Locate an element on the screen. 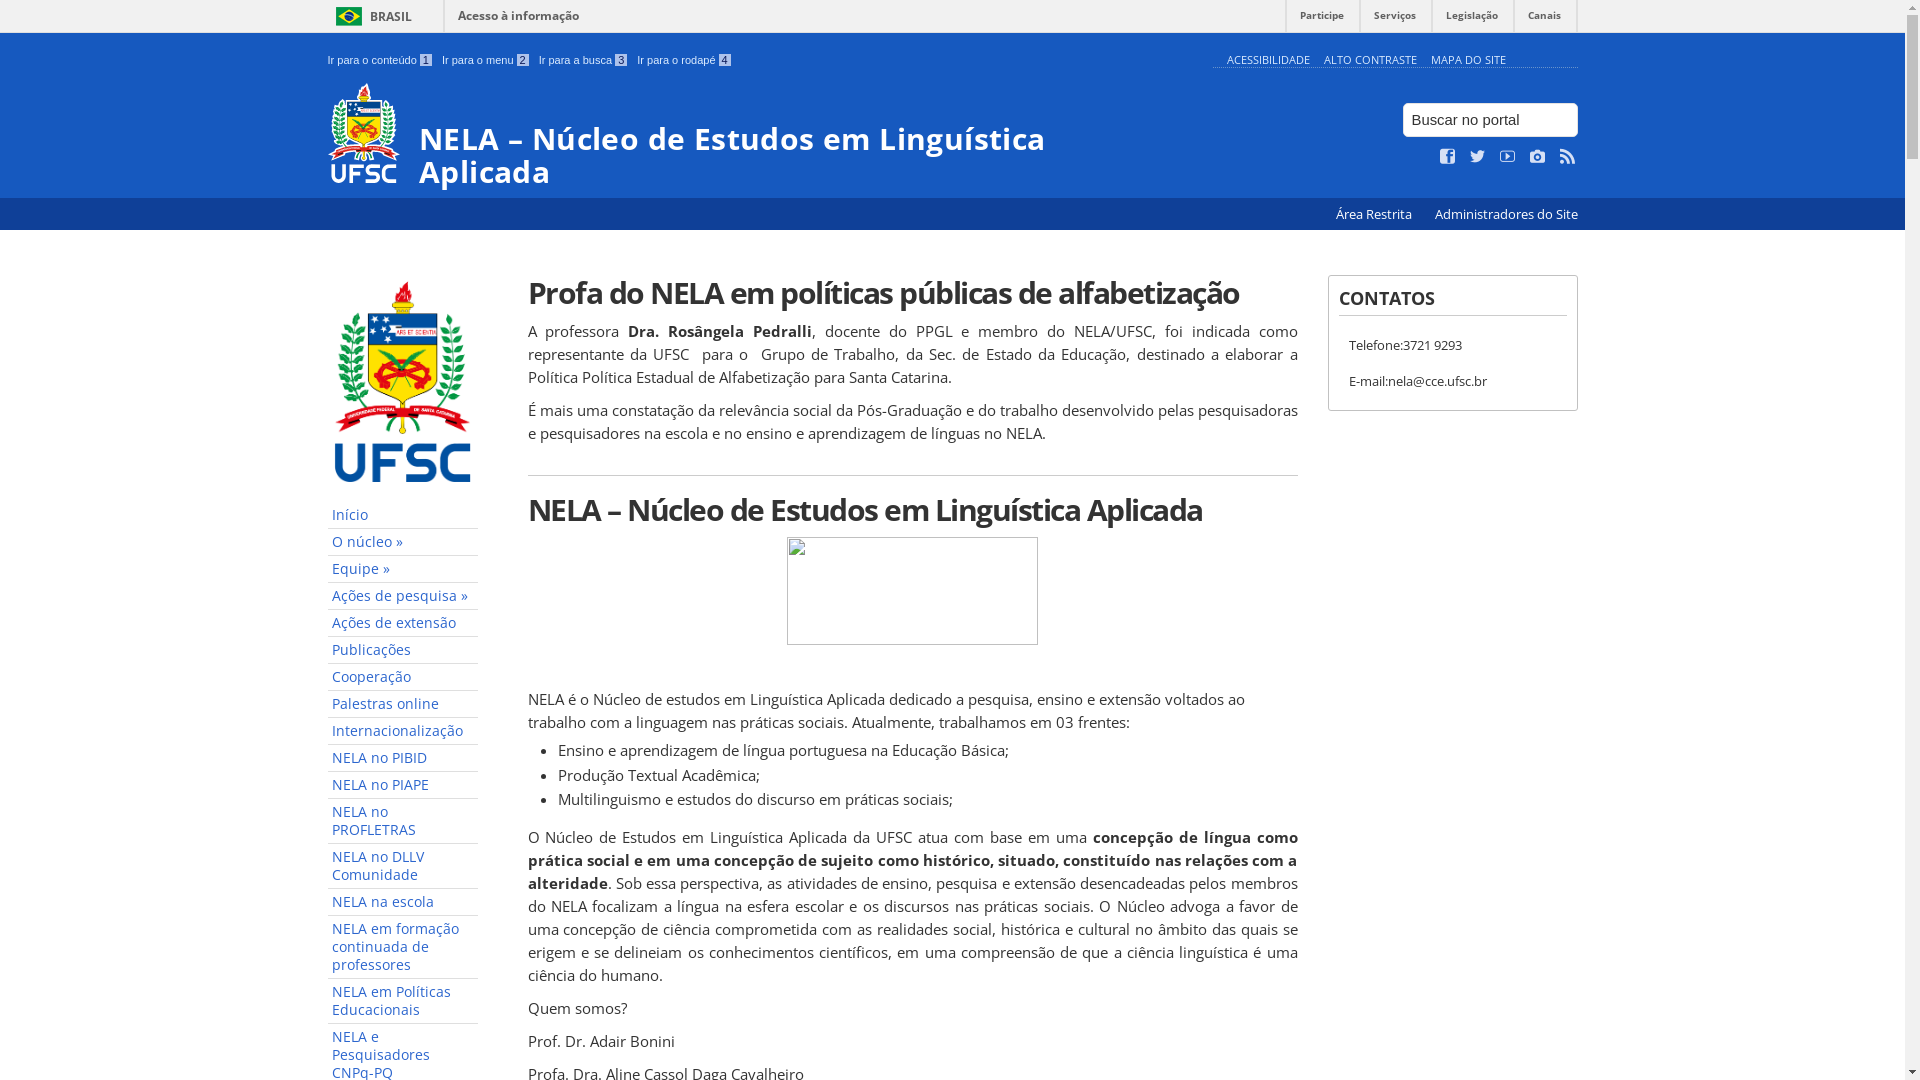 The height and width of the screenshot is (1080, 1920). 'Palestras online' is located at coordinates (402, 703).